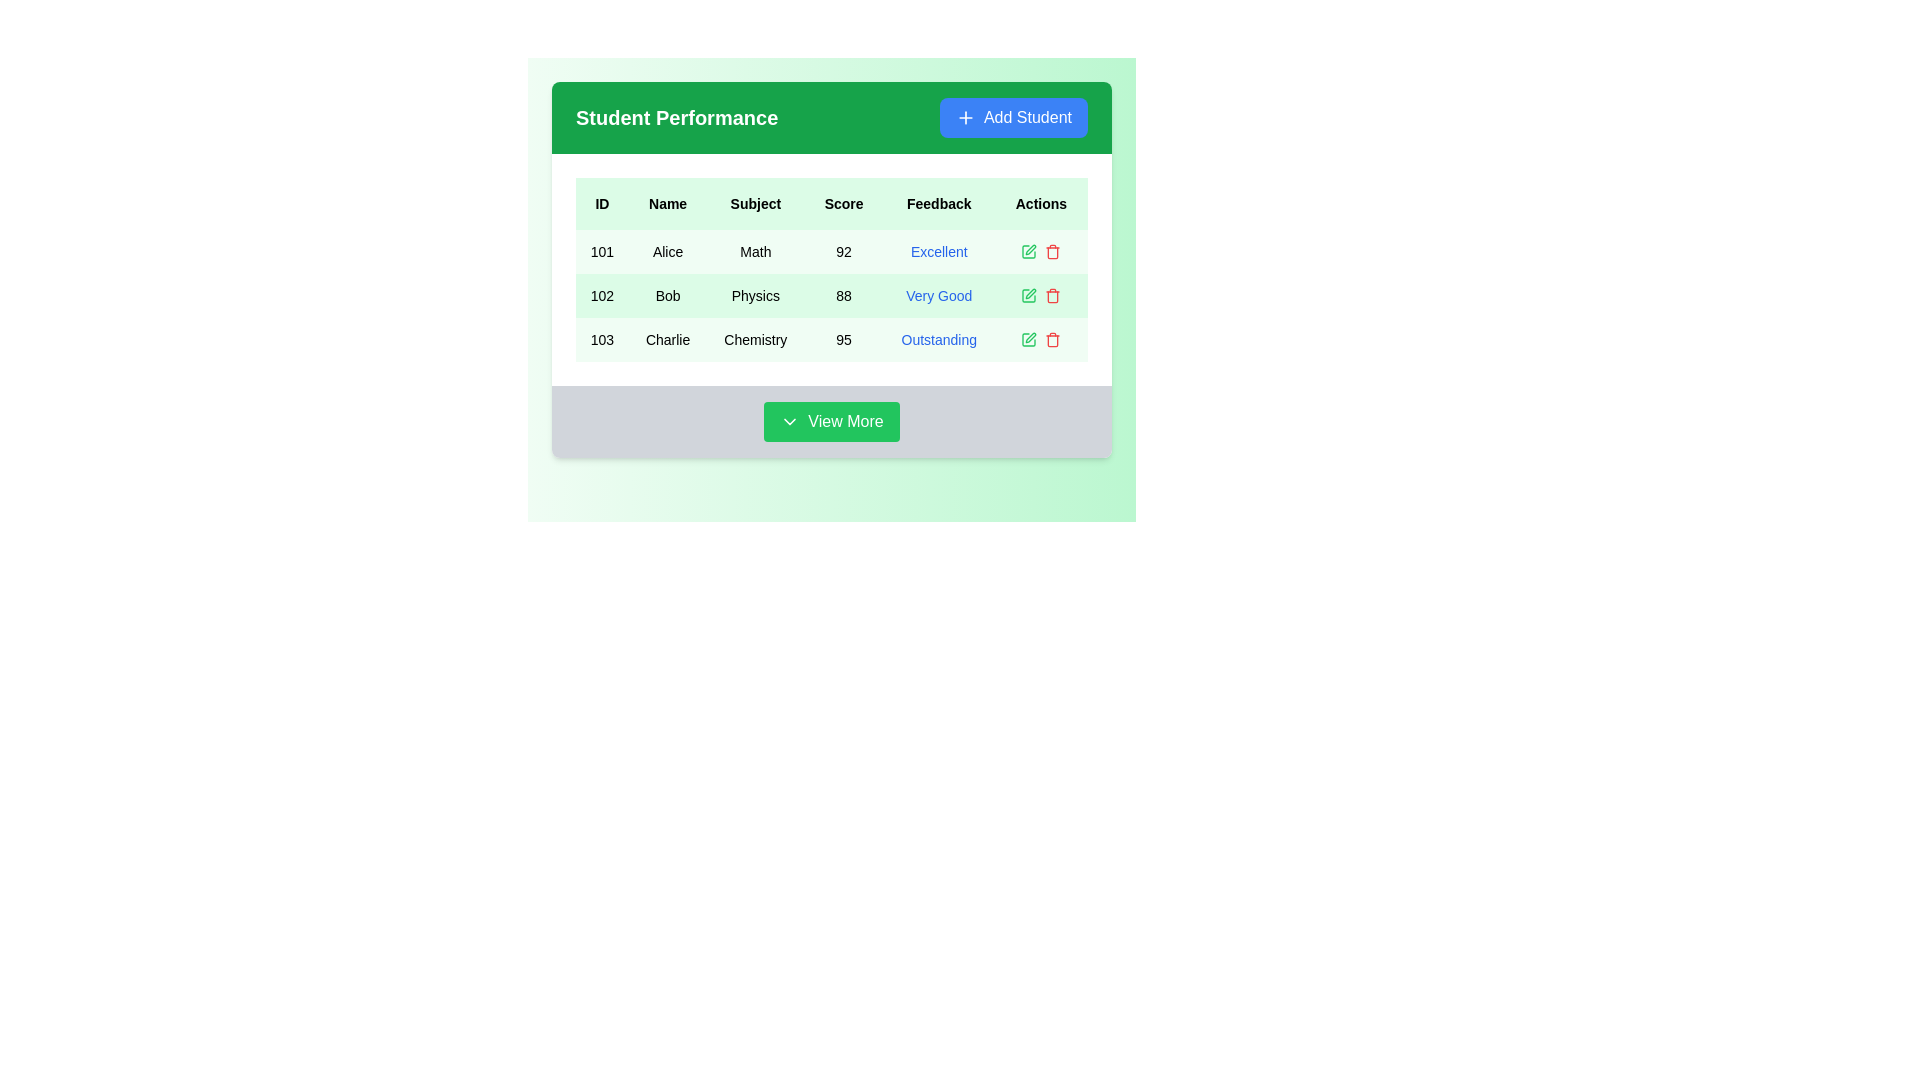 This screenshot has height=1080, width=1920. Describe the element at coordinates (1052, 250) in the screenshot. I see `the small red trash bin icon located in the 'Actions' column of the first row under 'Student Performance'` at that location.